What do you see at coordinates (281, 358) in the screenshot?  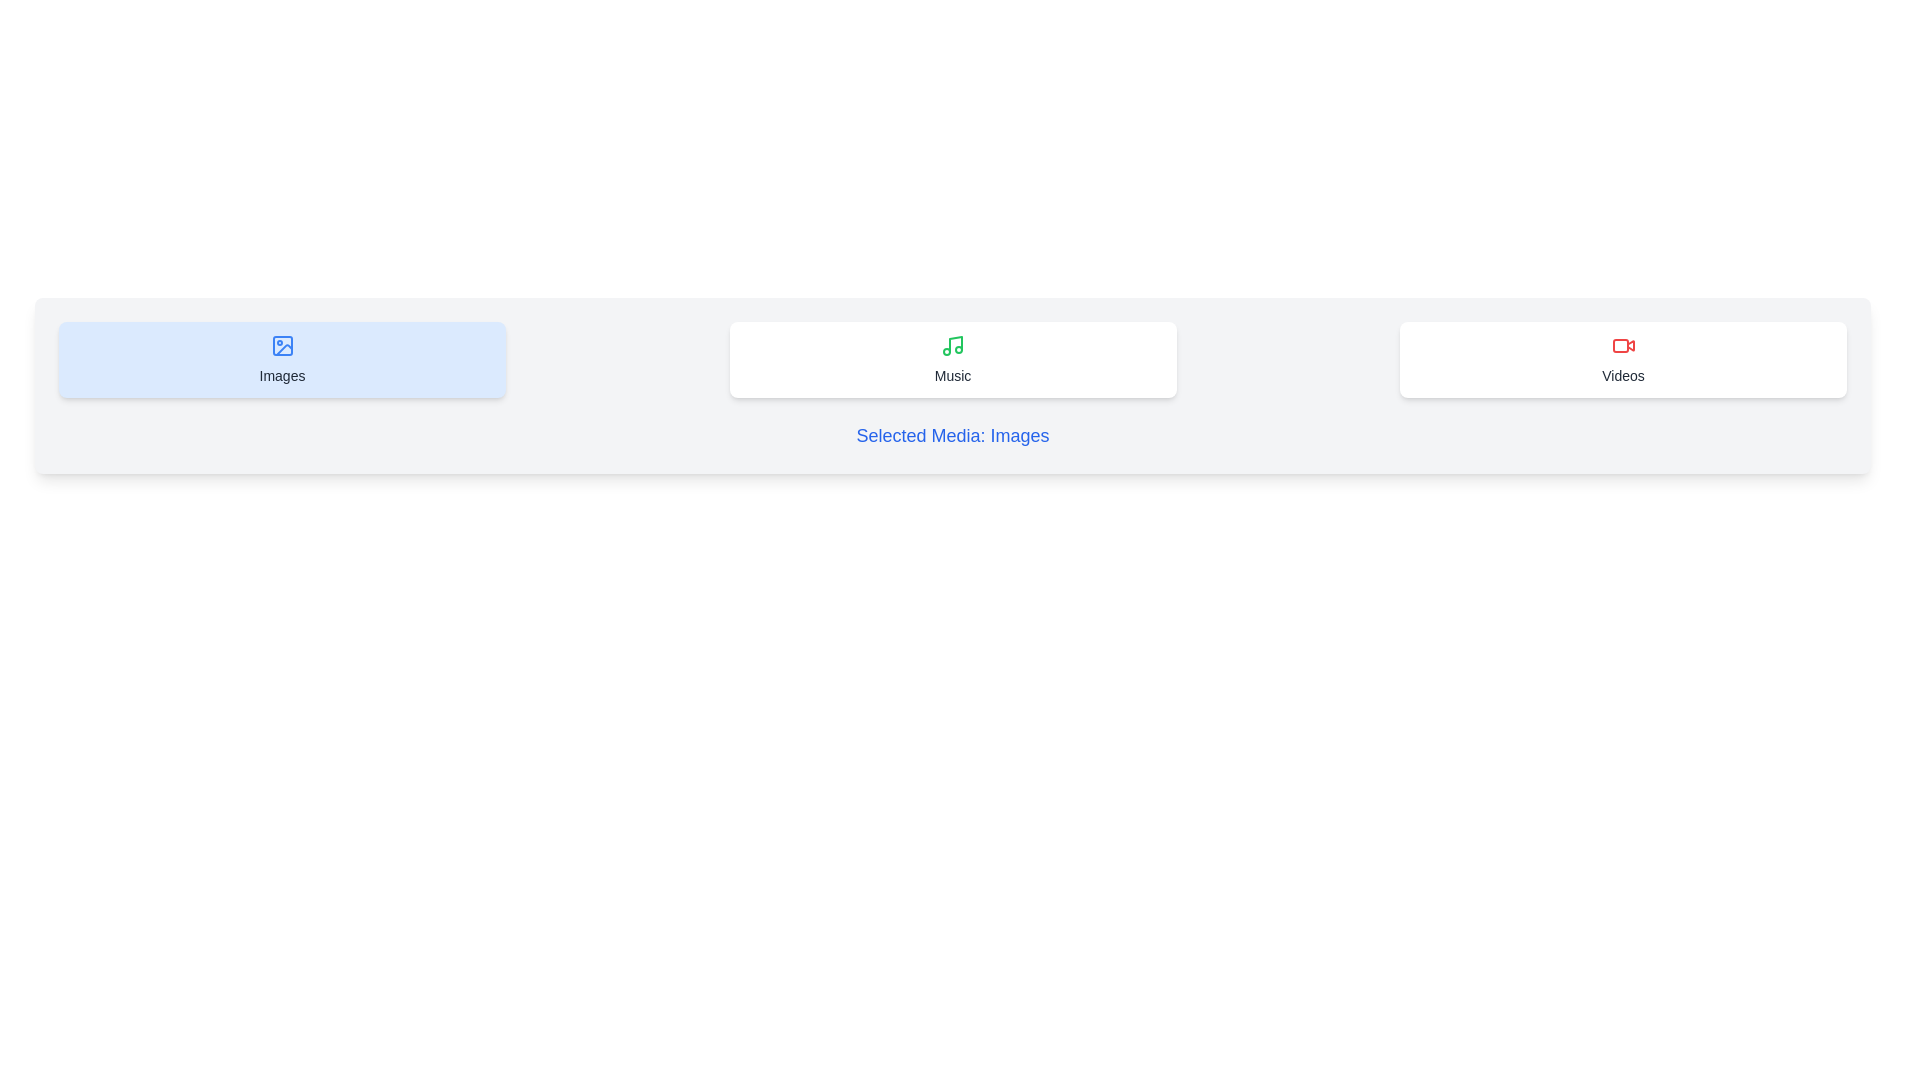 I see `the Images button to observe its hover effect` at bounding box center [281, 358].